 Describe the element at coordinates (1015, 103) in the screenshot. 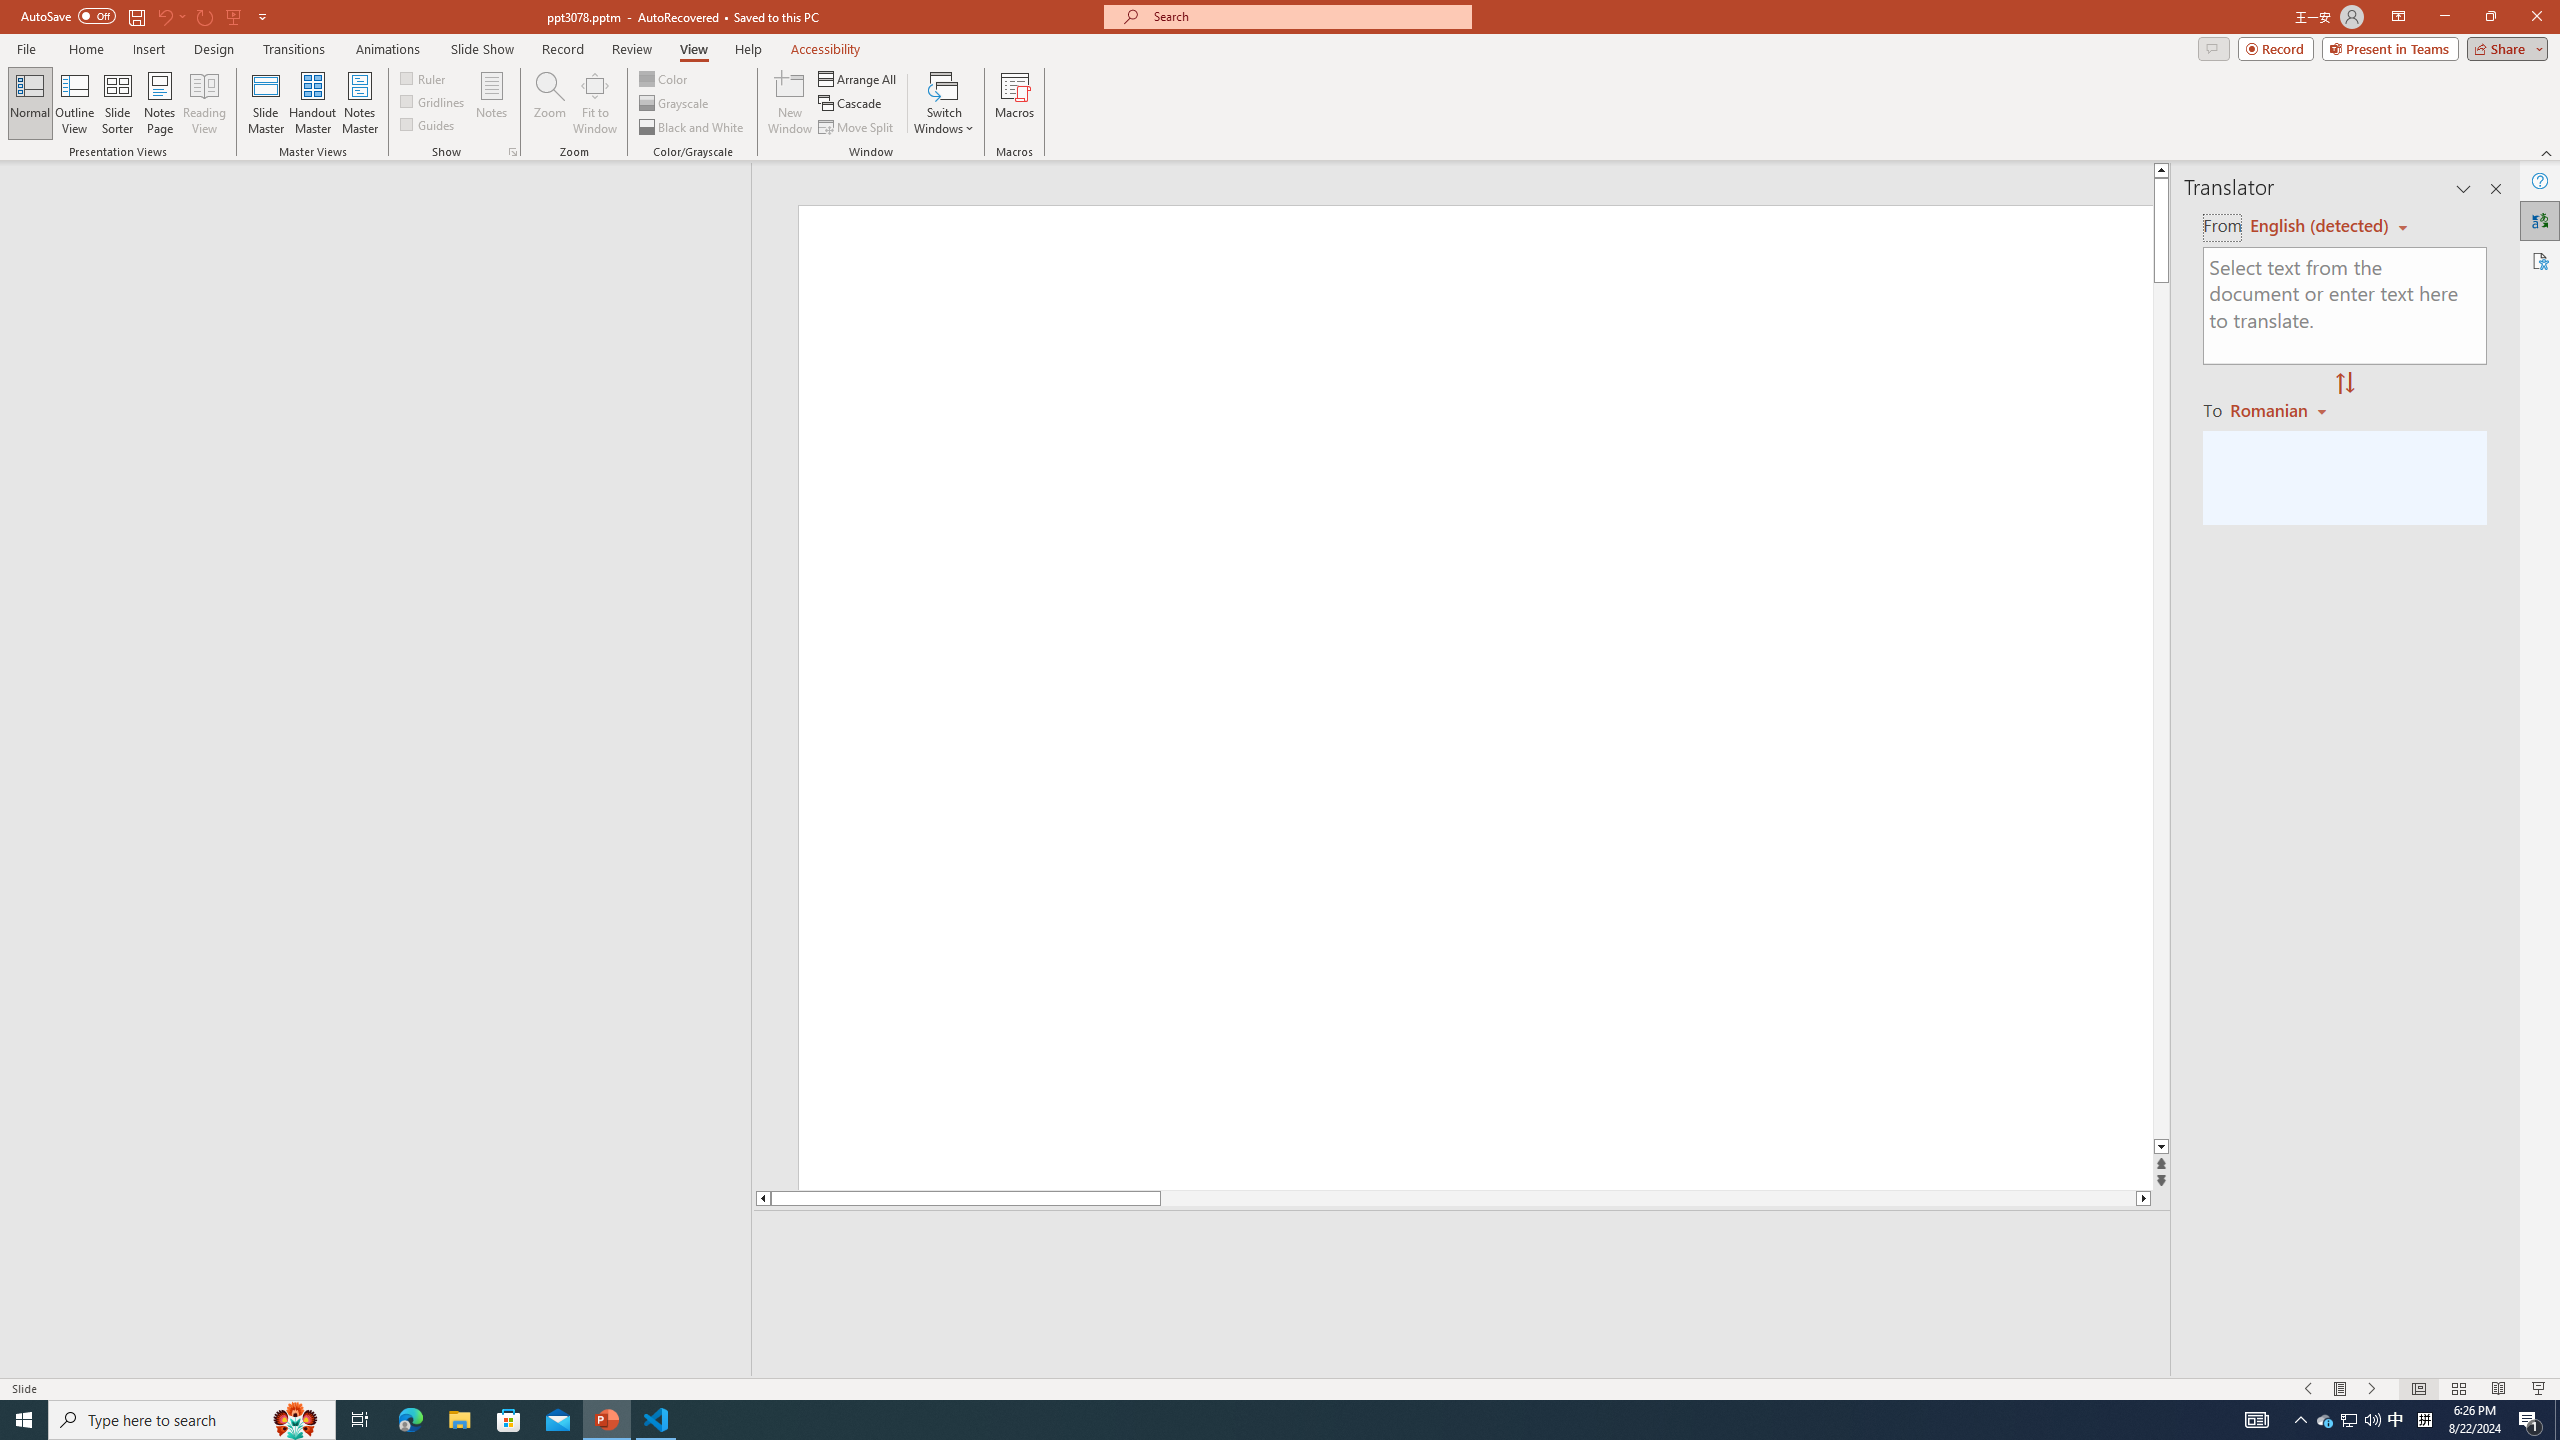

I see `'Macros'` at that location.